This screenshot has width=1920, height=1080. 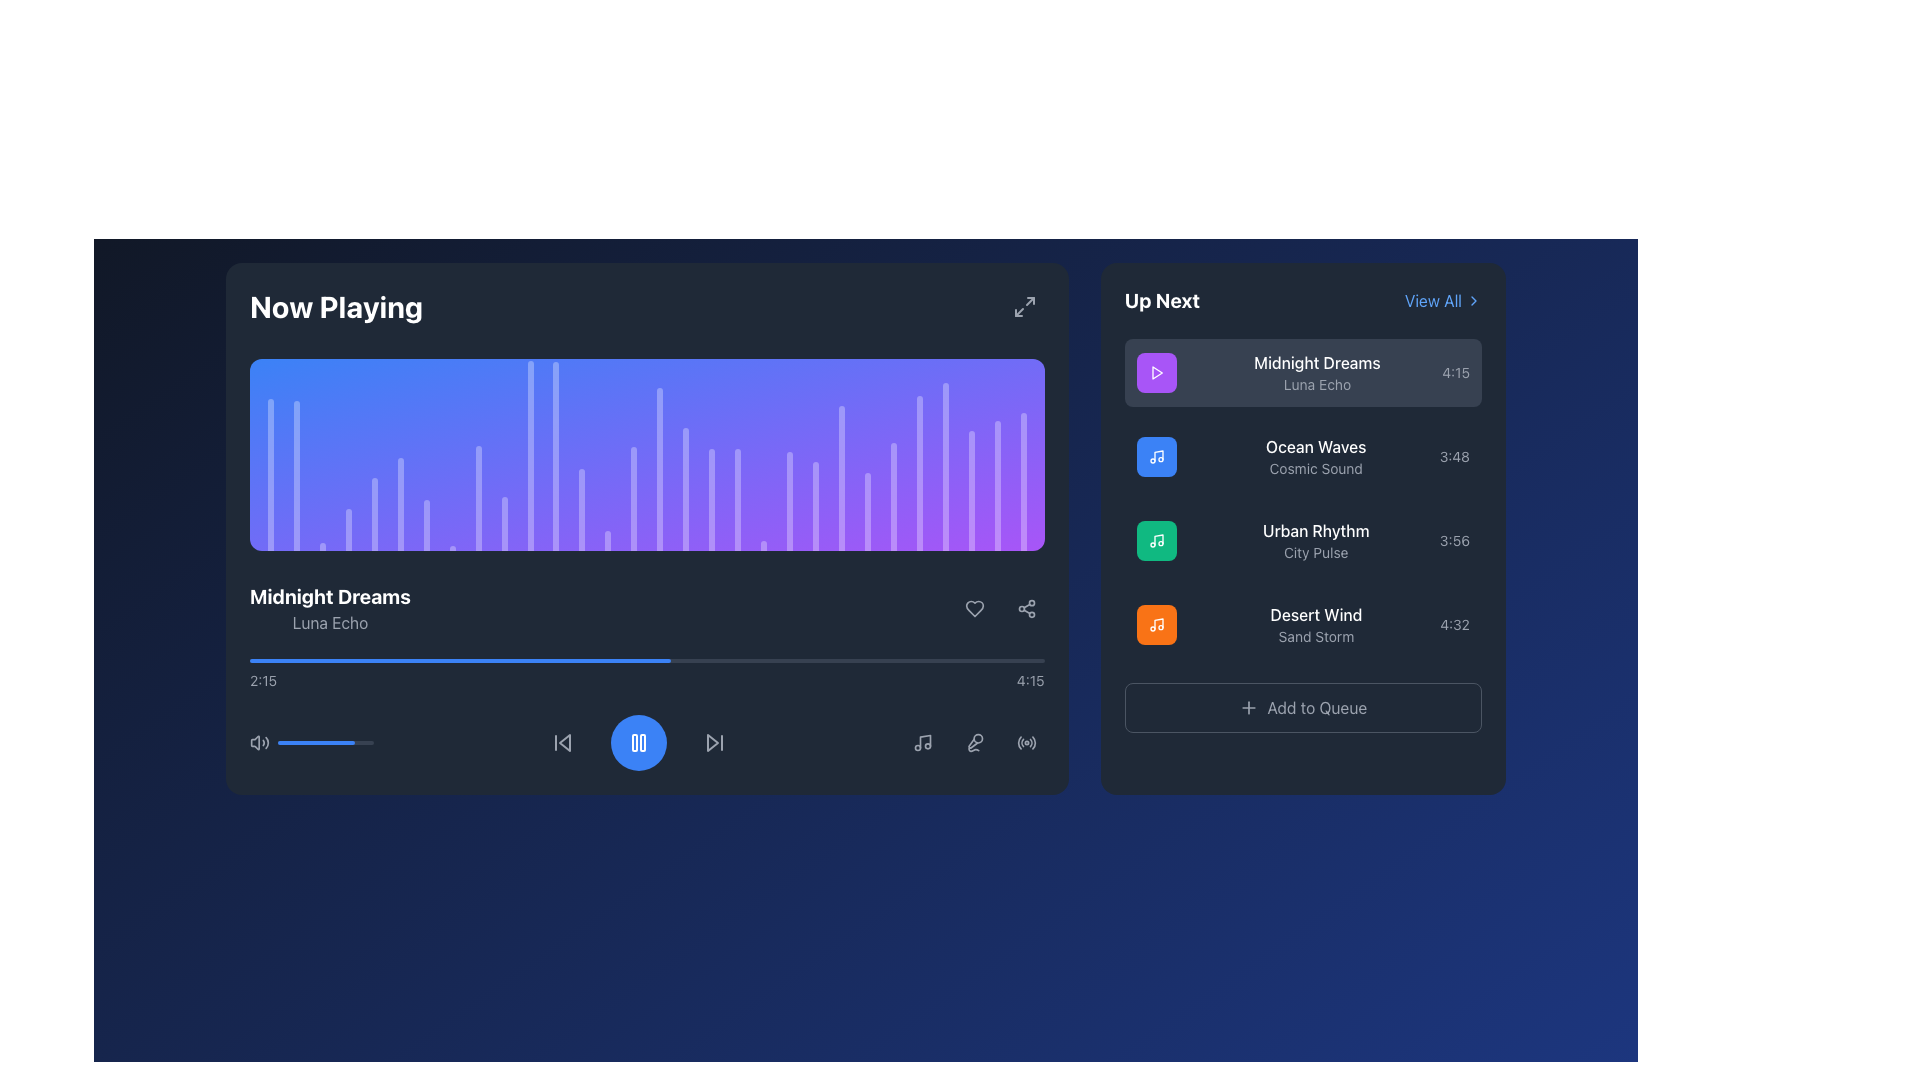 What do you see at coordinates (647, 743) in the screenshot?
I see `the buttons on the control bar located at the bottom of the music player card, which includes volume control, play, pause, and skip track functionalities` at bounding box center [647, 743].